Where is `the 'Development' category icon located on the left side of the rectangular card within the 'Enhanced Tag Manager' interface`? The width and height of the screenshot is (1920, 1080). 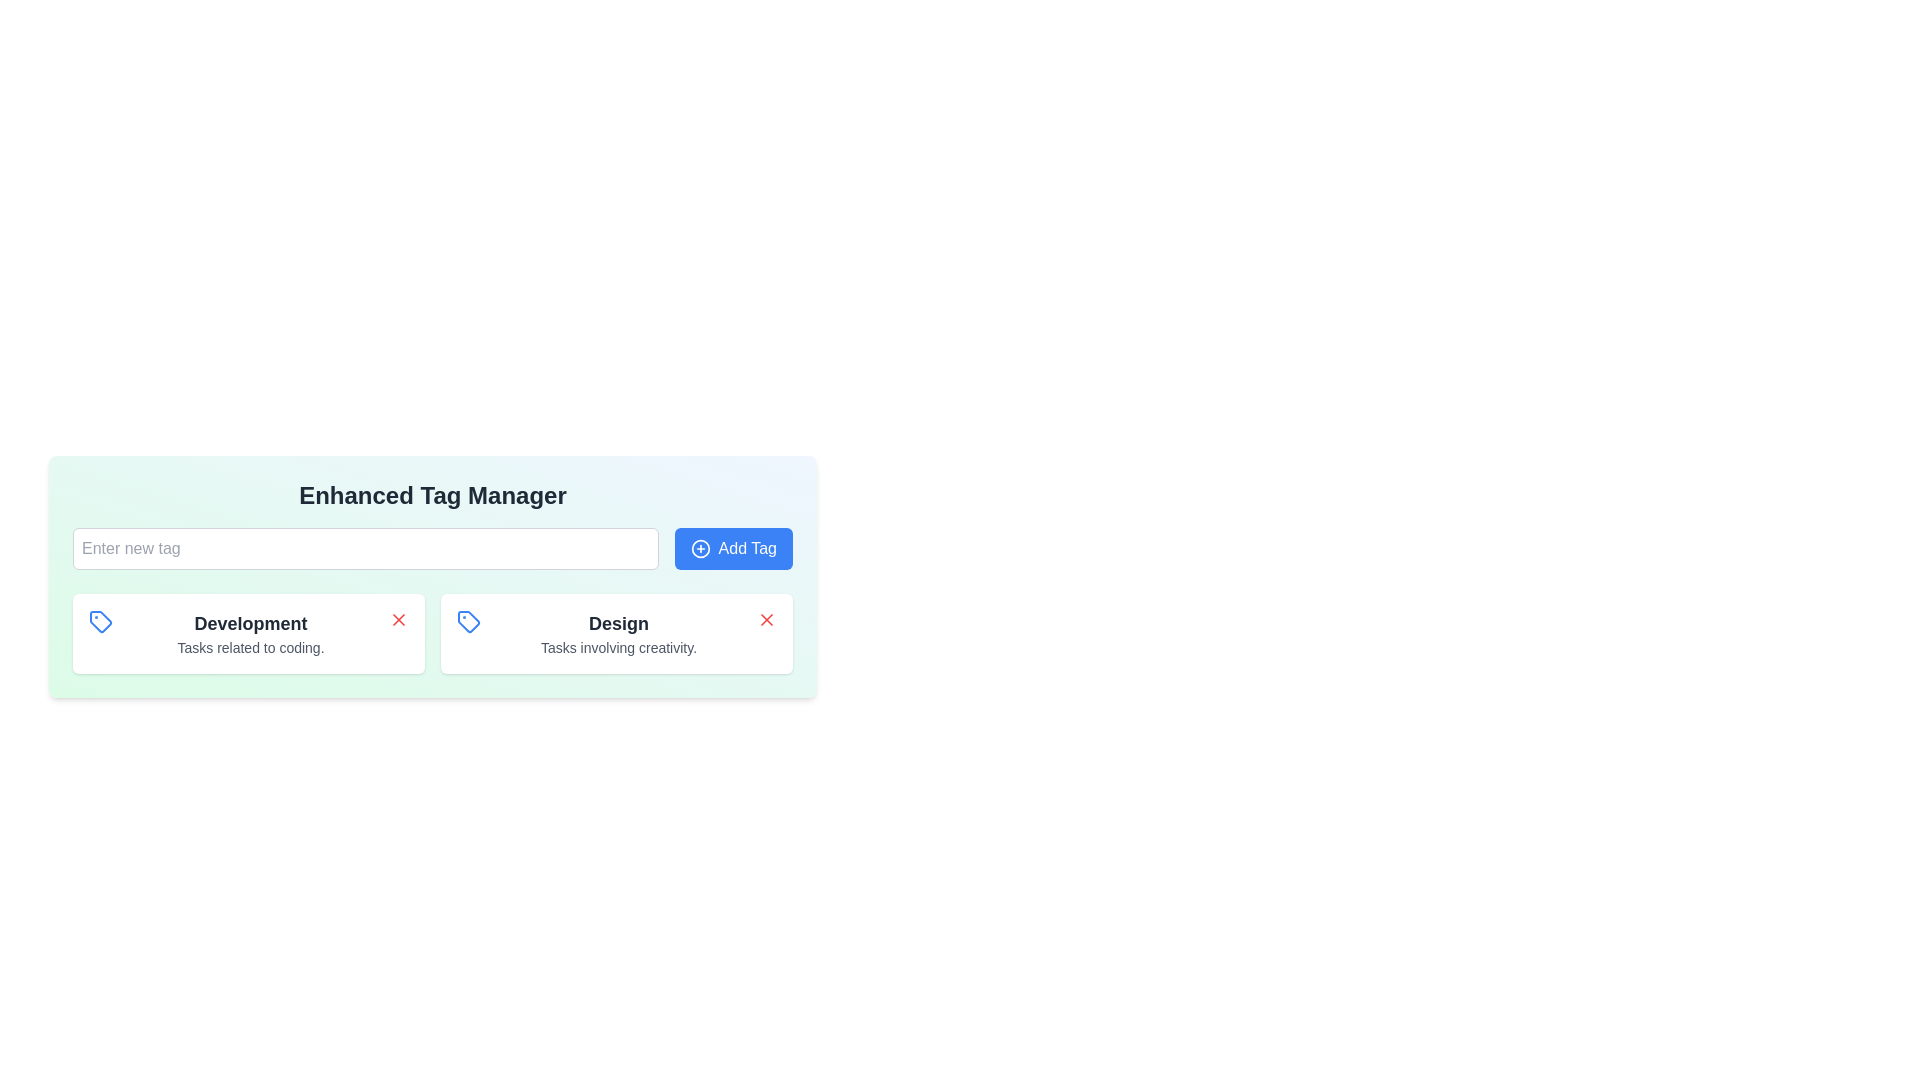 the 'Development' category icon located on the left side of the rectangular card within the 'Enhanced Tag Manager' interface is located at coordinates (99, 620).